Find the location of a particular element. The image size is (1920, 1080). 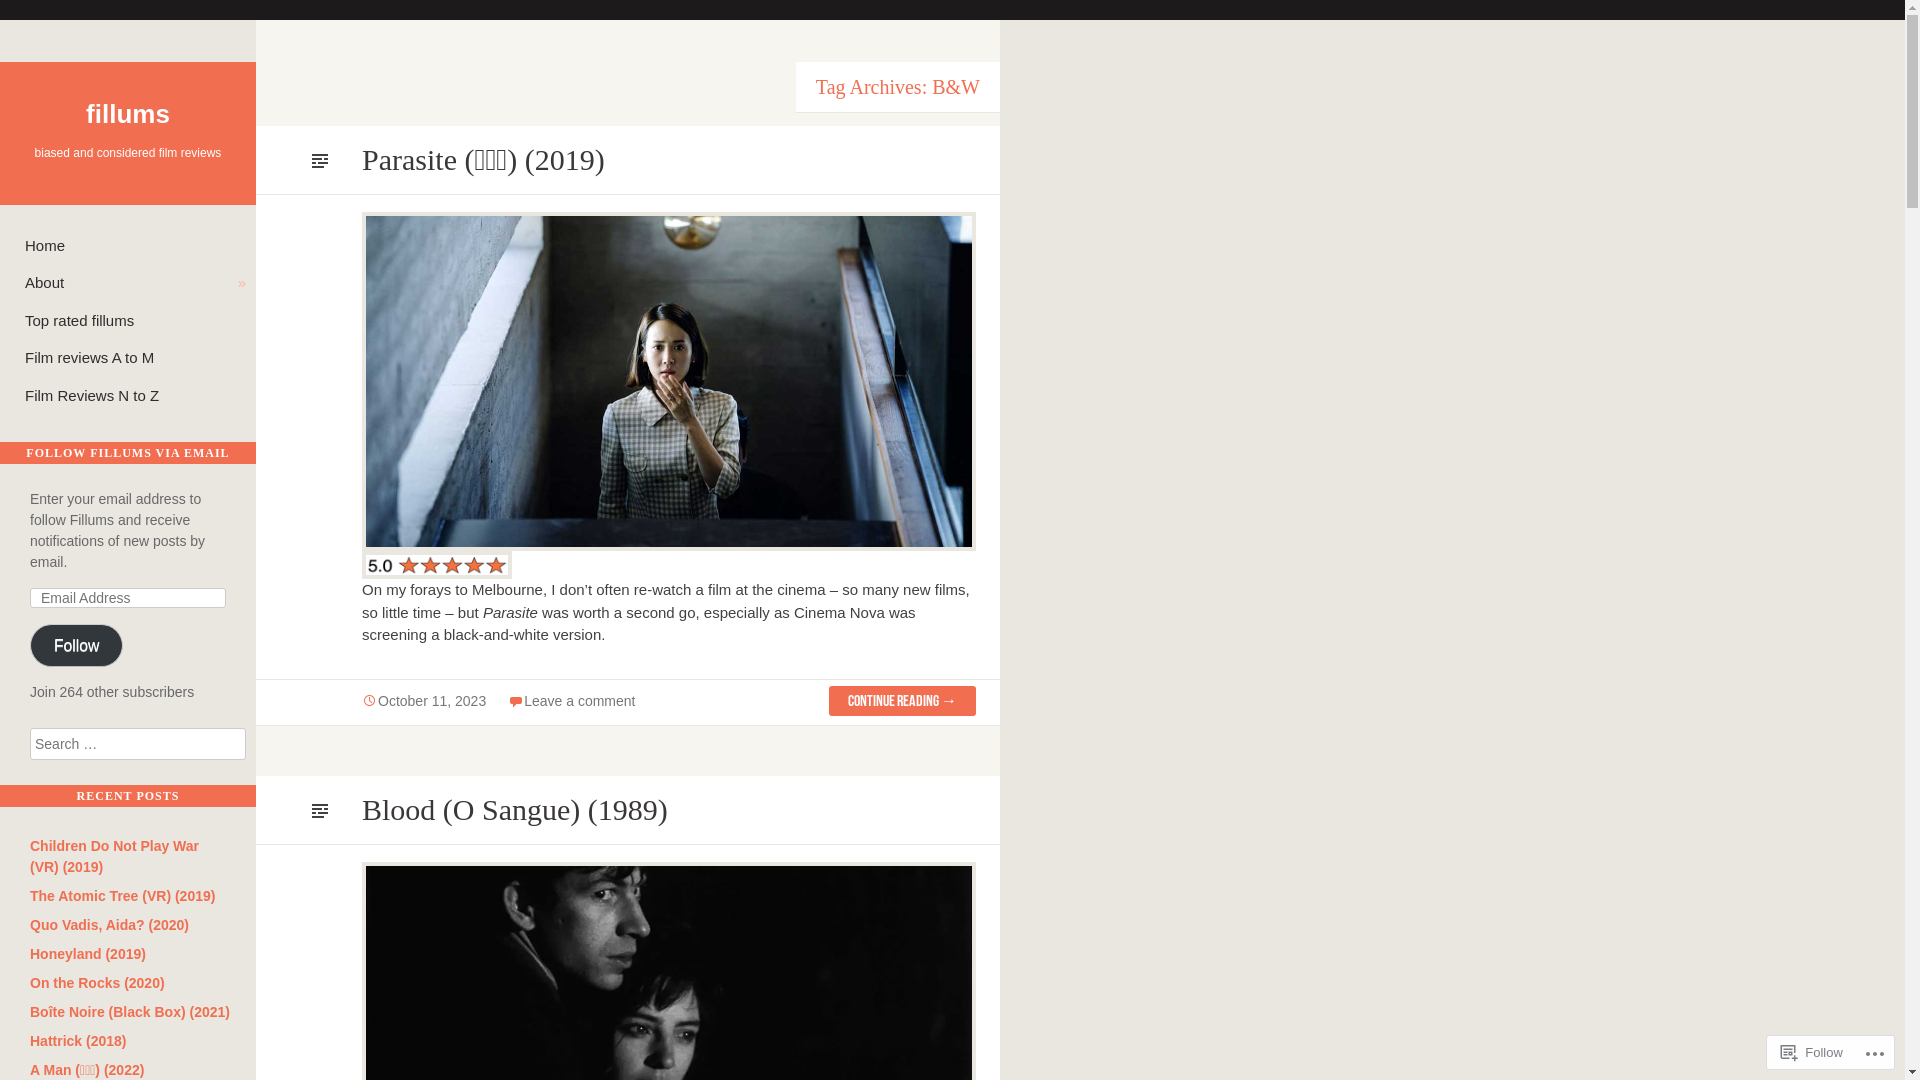

'Blood (O Sangue) (1989)' is located at coordinates (514, 808).